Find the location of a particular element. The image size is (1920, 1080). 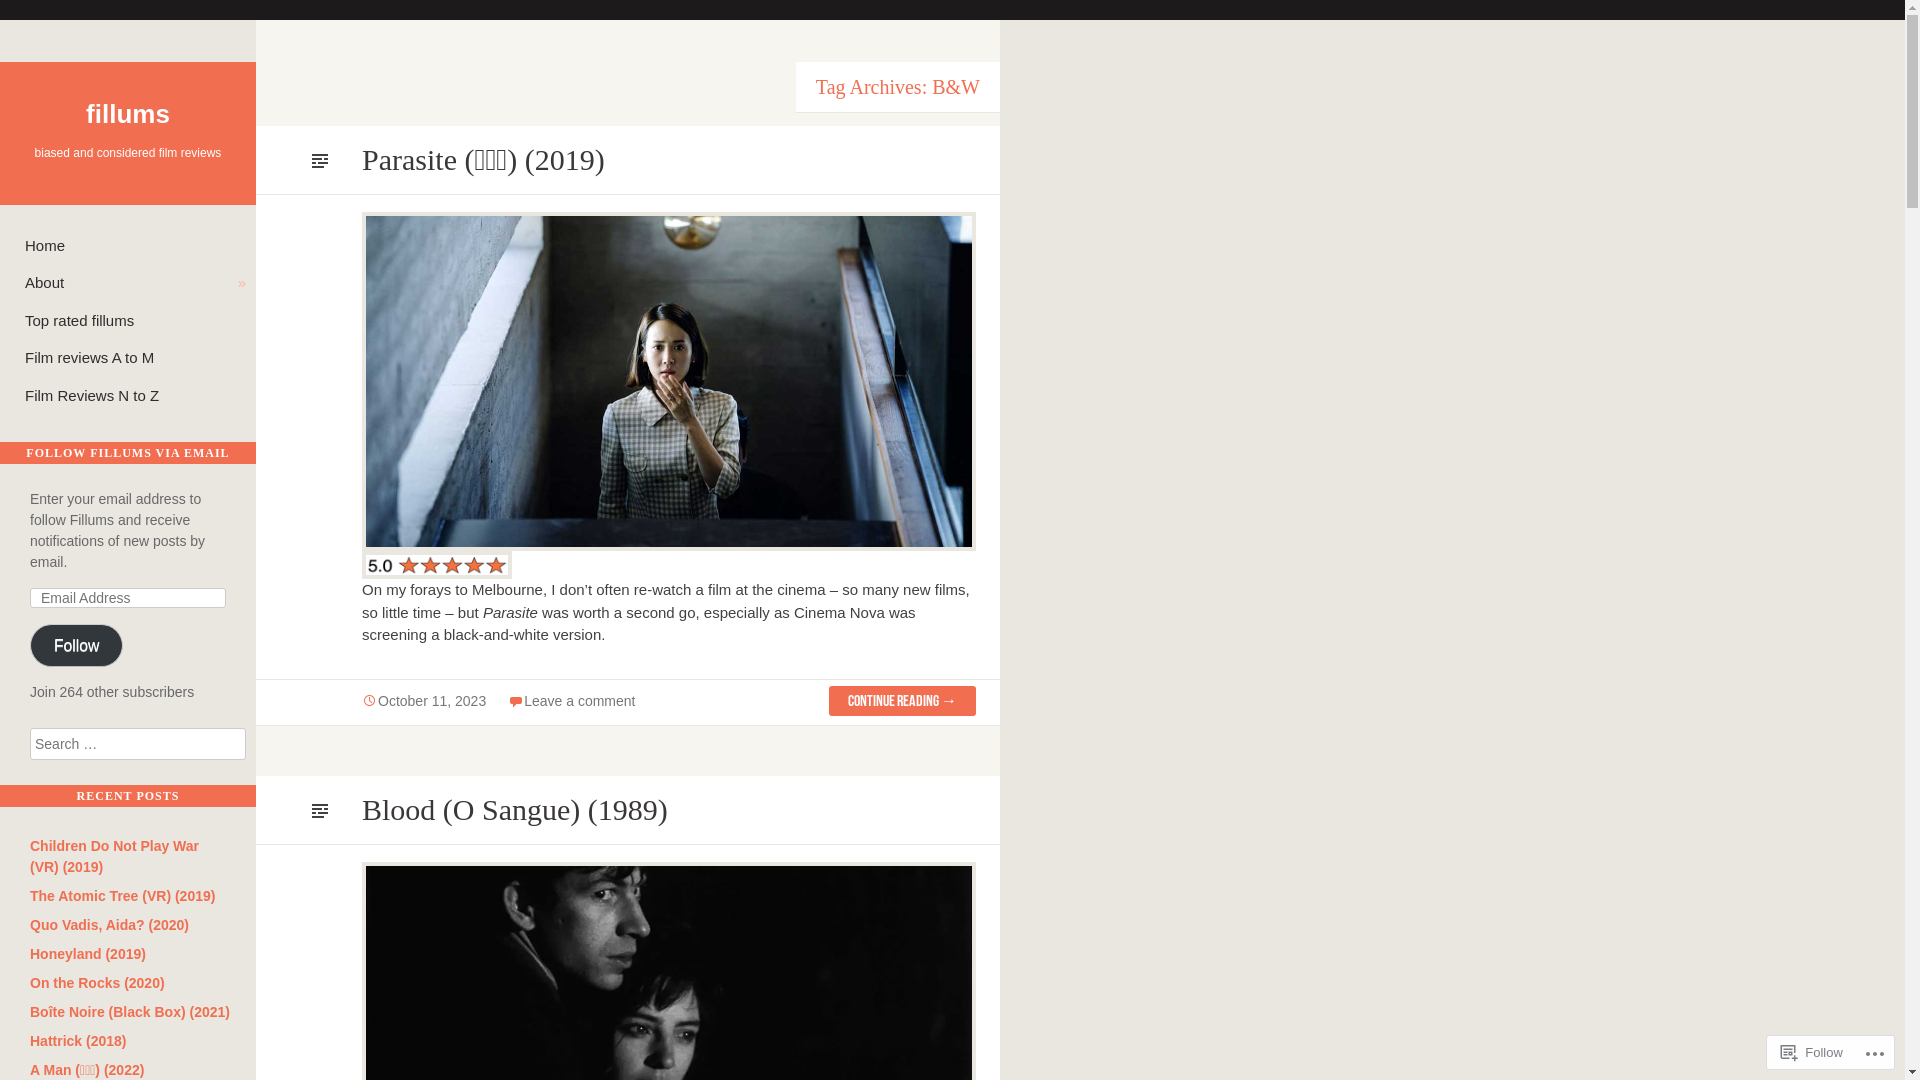

'Blood (O Sangue) (1989)' is located at coordinates (514, 808).